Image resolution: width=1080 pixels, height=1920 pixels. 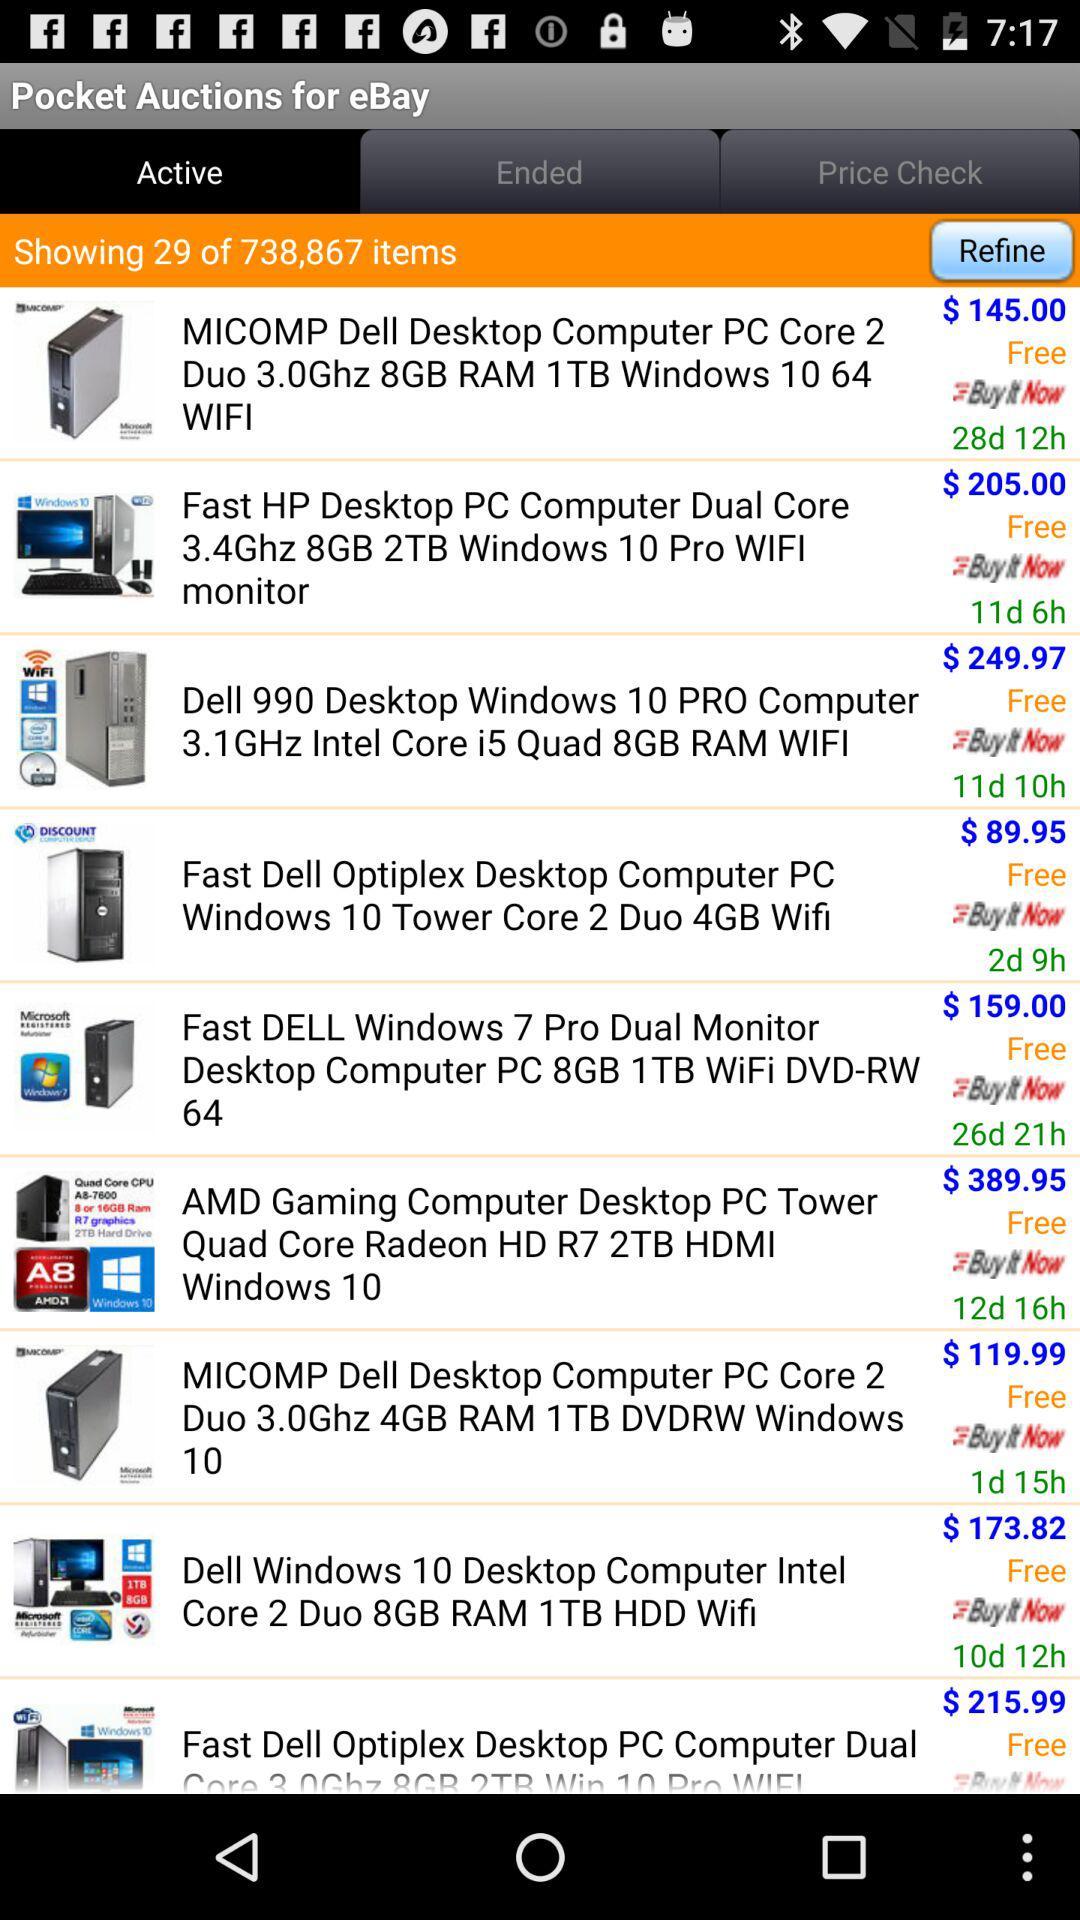 I want to click on icon to the right of the fast hp desktop app, so click(x=1018, y=609).